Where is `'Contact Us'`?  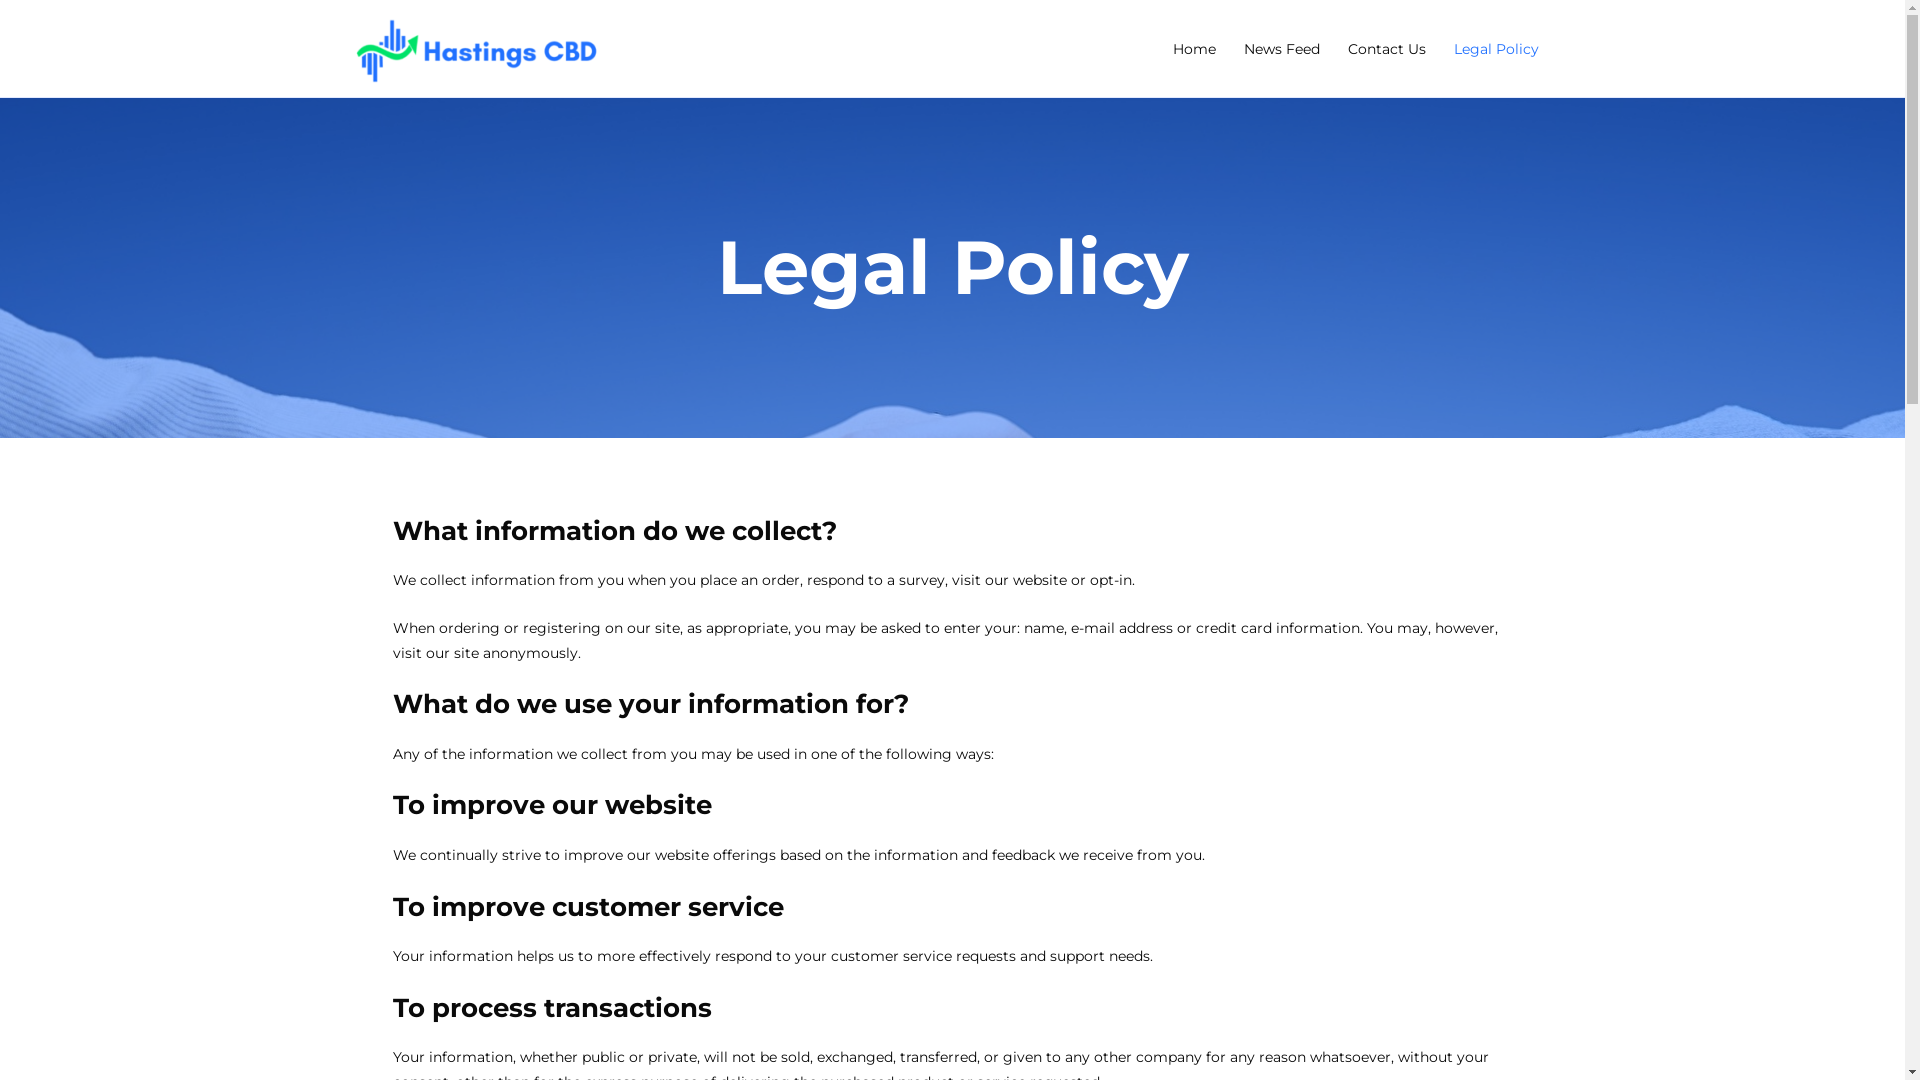
'Contact Us' is located at coordinates (1386, 46).